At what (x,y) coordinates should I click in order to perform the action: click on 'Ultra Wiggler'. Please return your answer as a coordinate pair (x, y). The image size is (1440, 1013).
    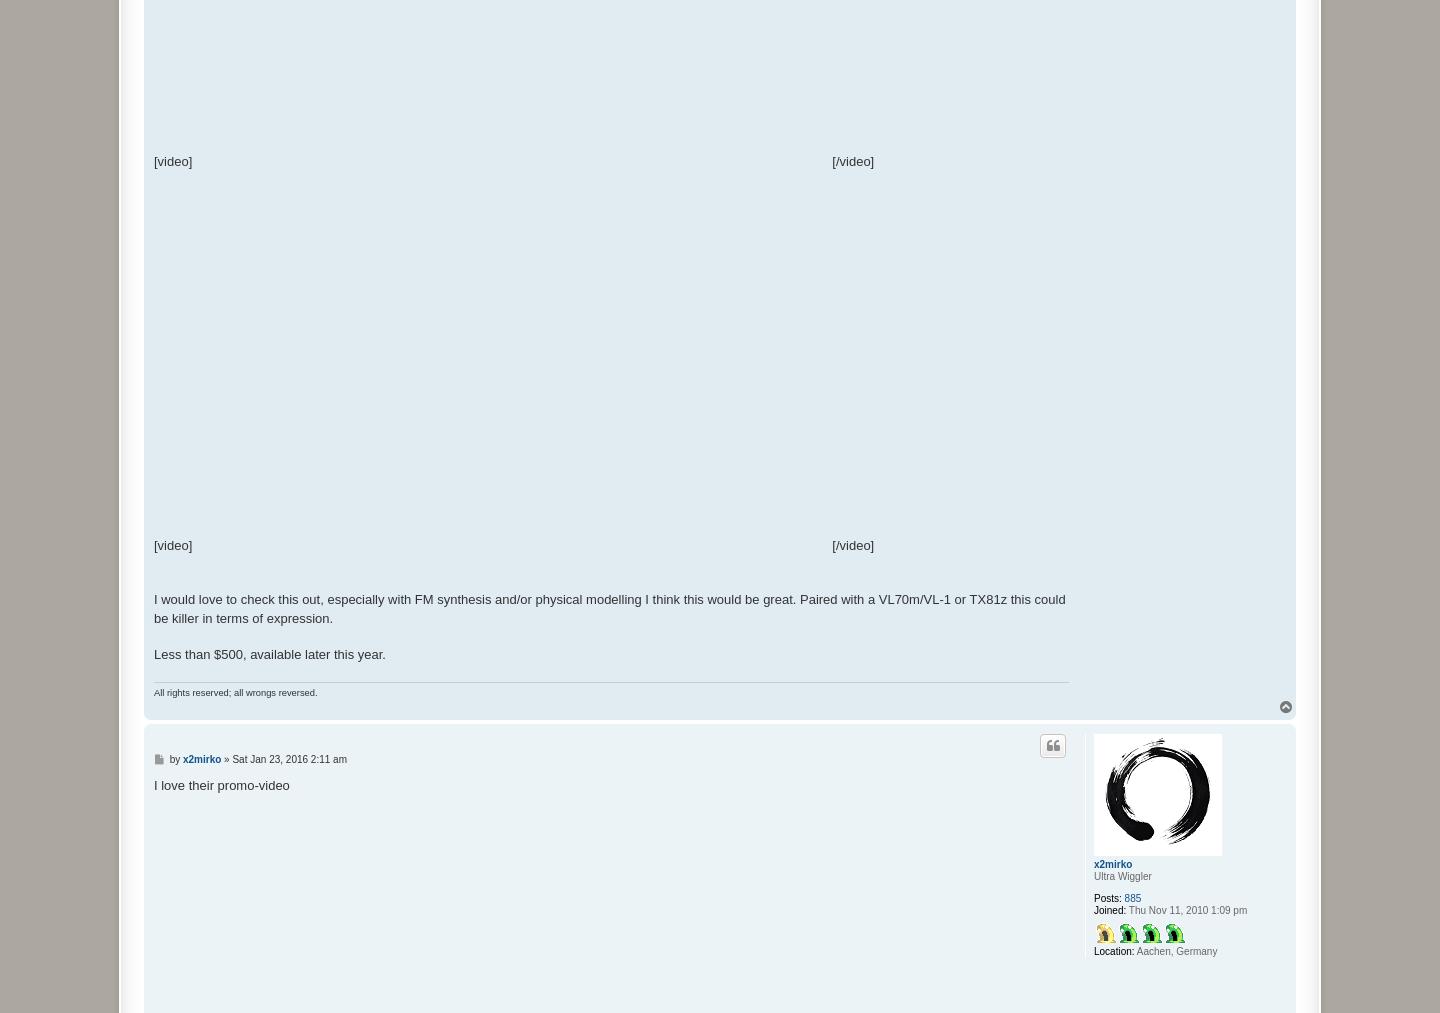
    Looking at the image, I should click on (1121, 875).